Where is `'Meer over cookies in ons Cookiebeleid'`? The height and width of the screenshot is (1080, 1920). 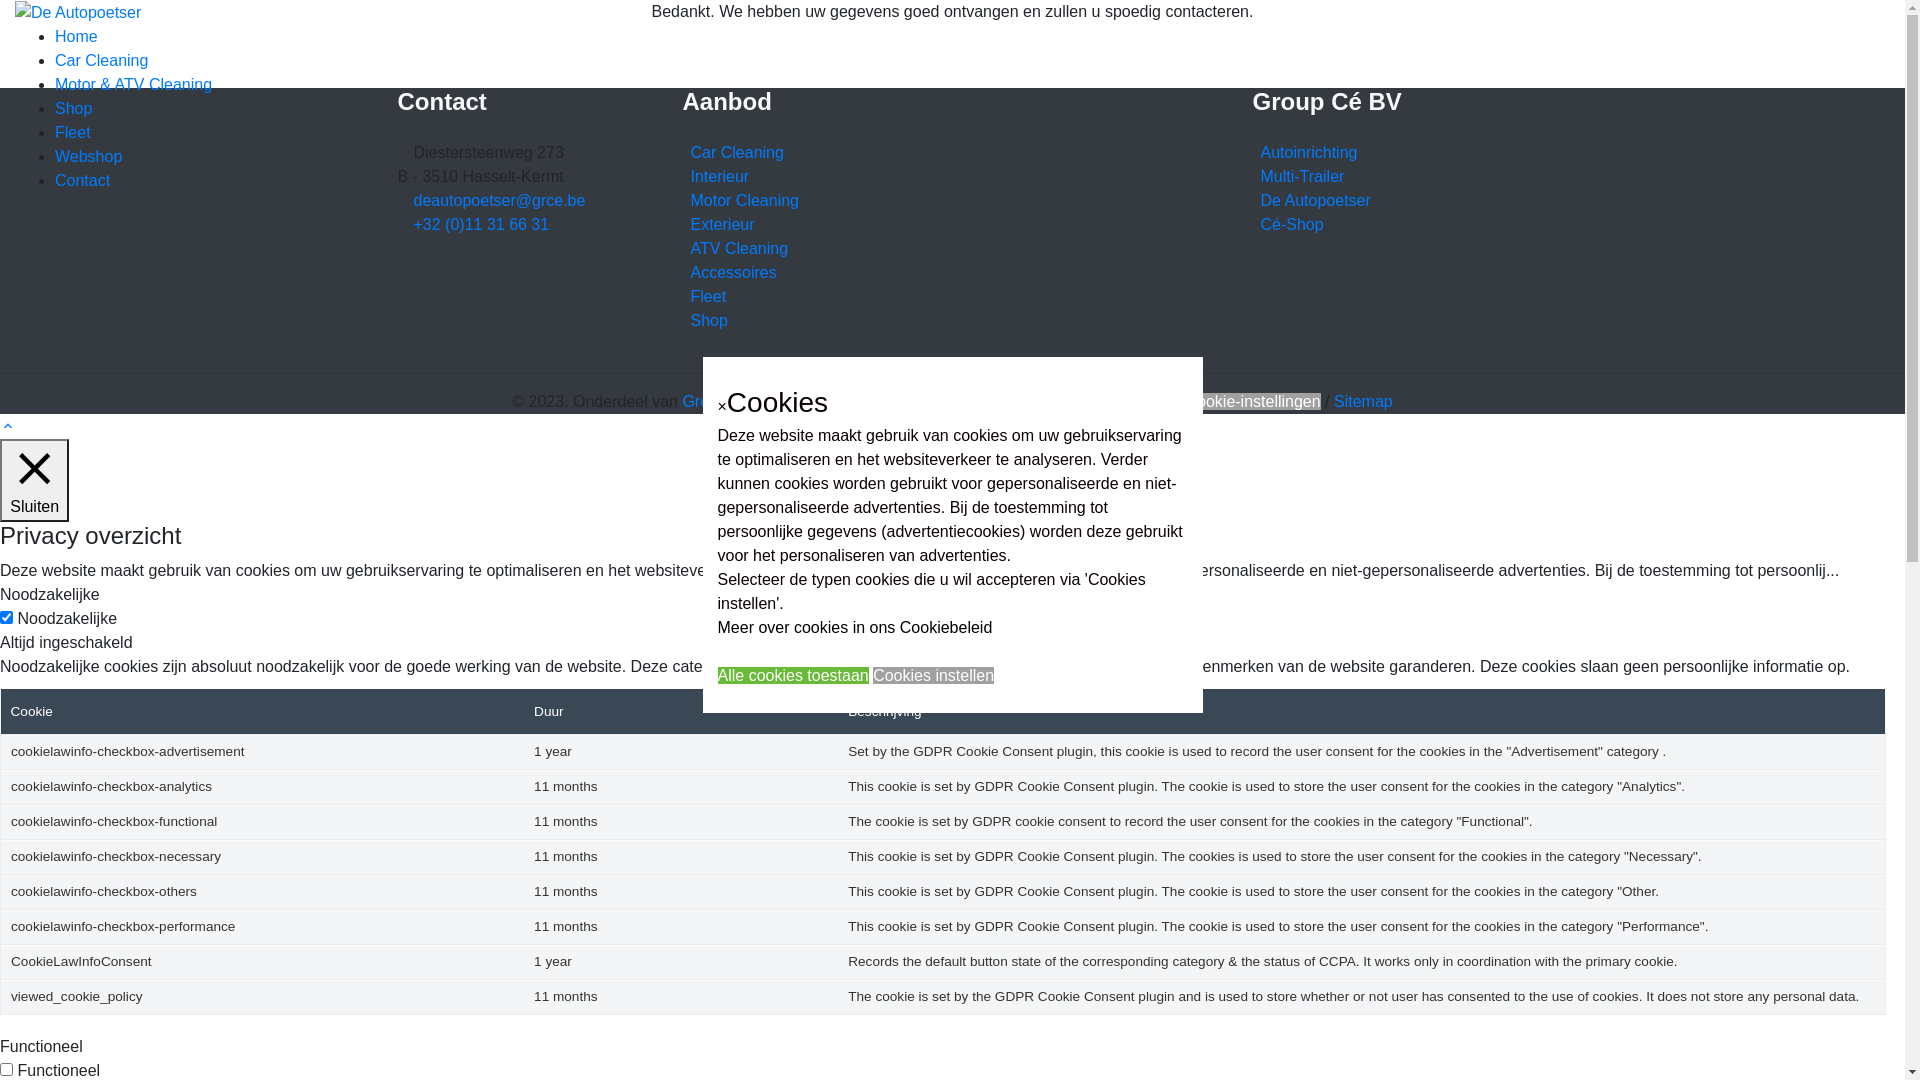
'Meer over cookies in ons Cookiebeleid' is located at coordinates (855, 626).